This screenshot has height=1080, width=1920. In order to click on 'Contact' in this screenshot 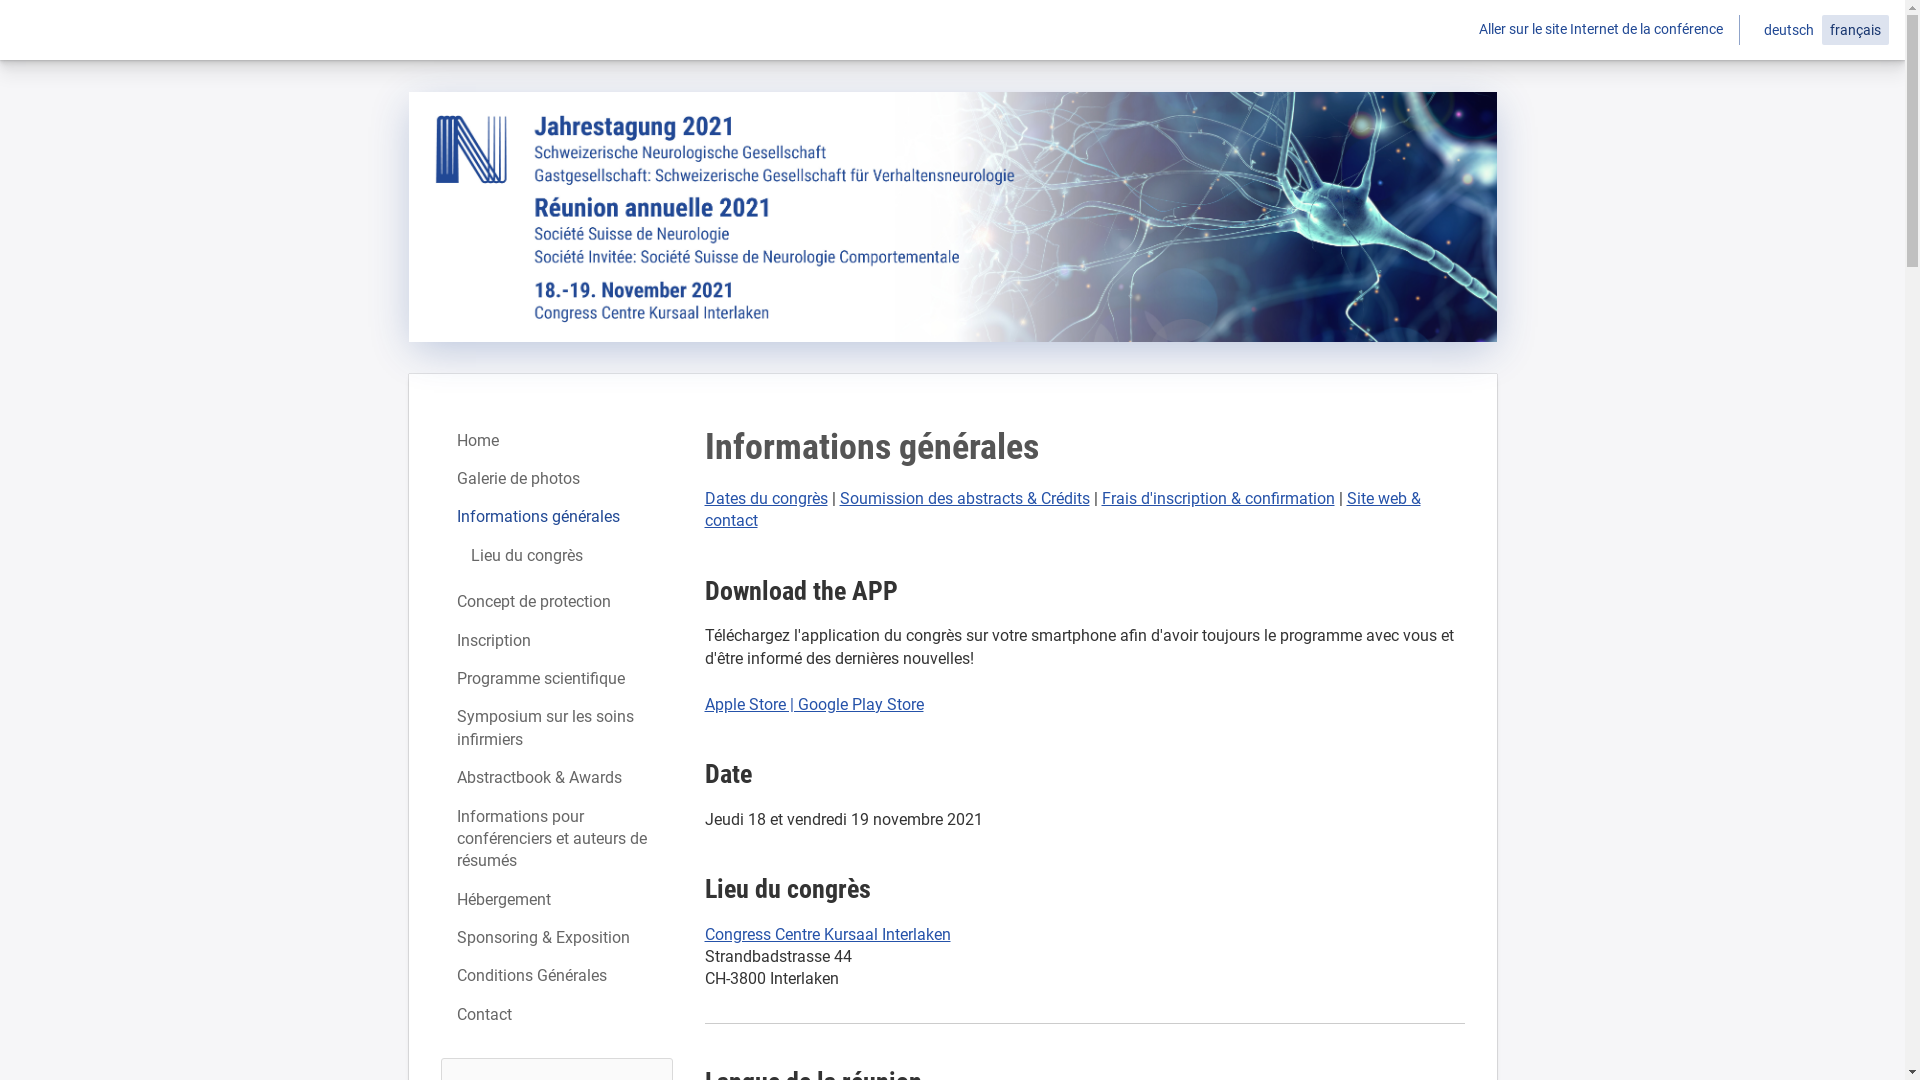, I will do `click(439, 1014)`.